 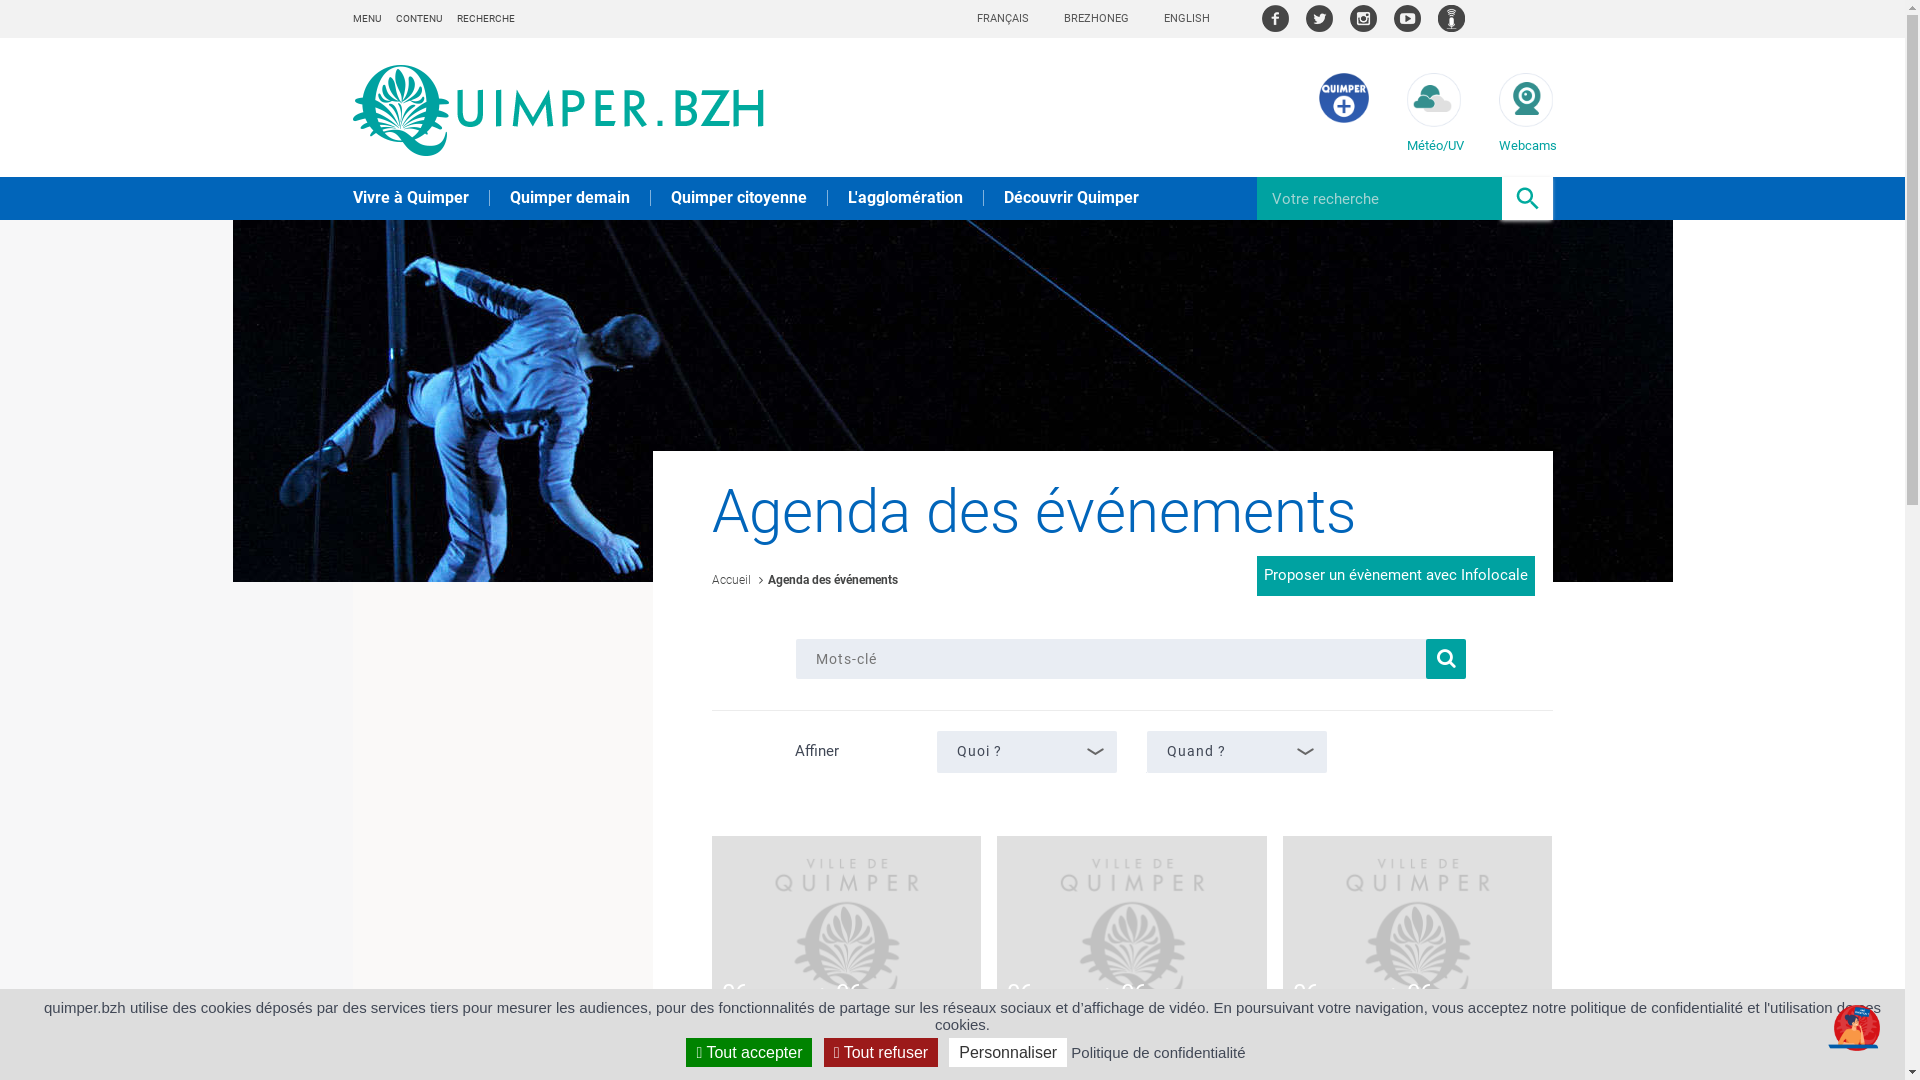 What do you see at coordinates (1063, 18) in the screenshot?
I see `'BREZHONEG'` at bounding box center [1063, 18].